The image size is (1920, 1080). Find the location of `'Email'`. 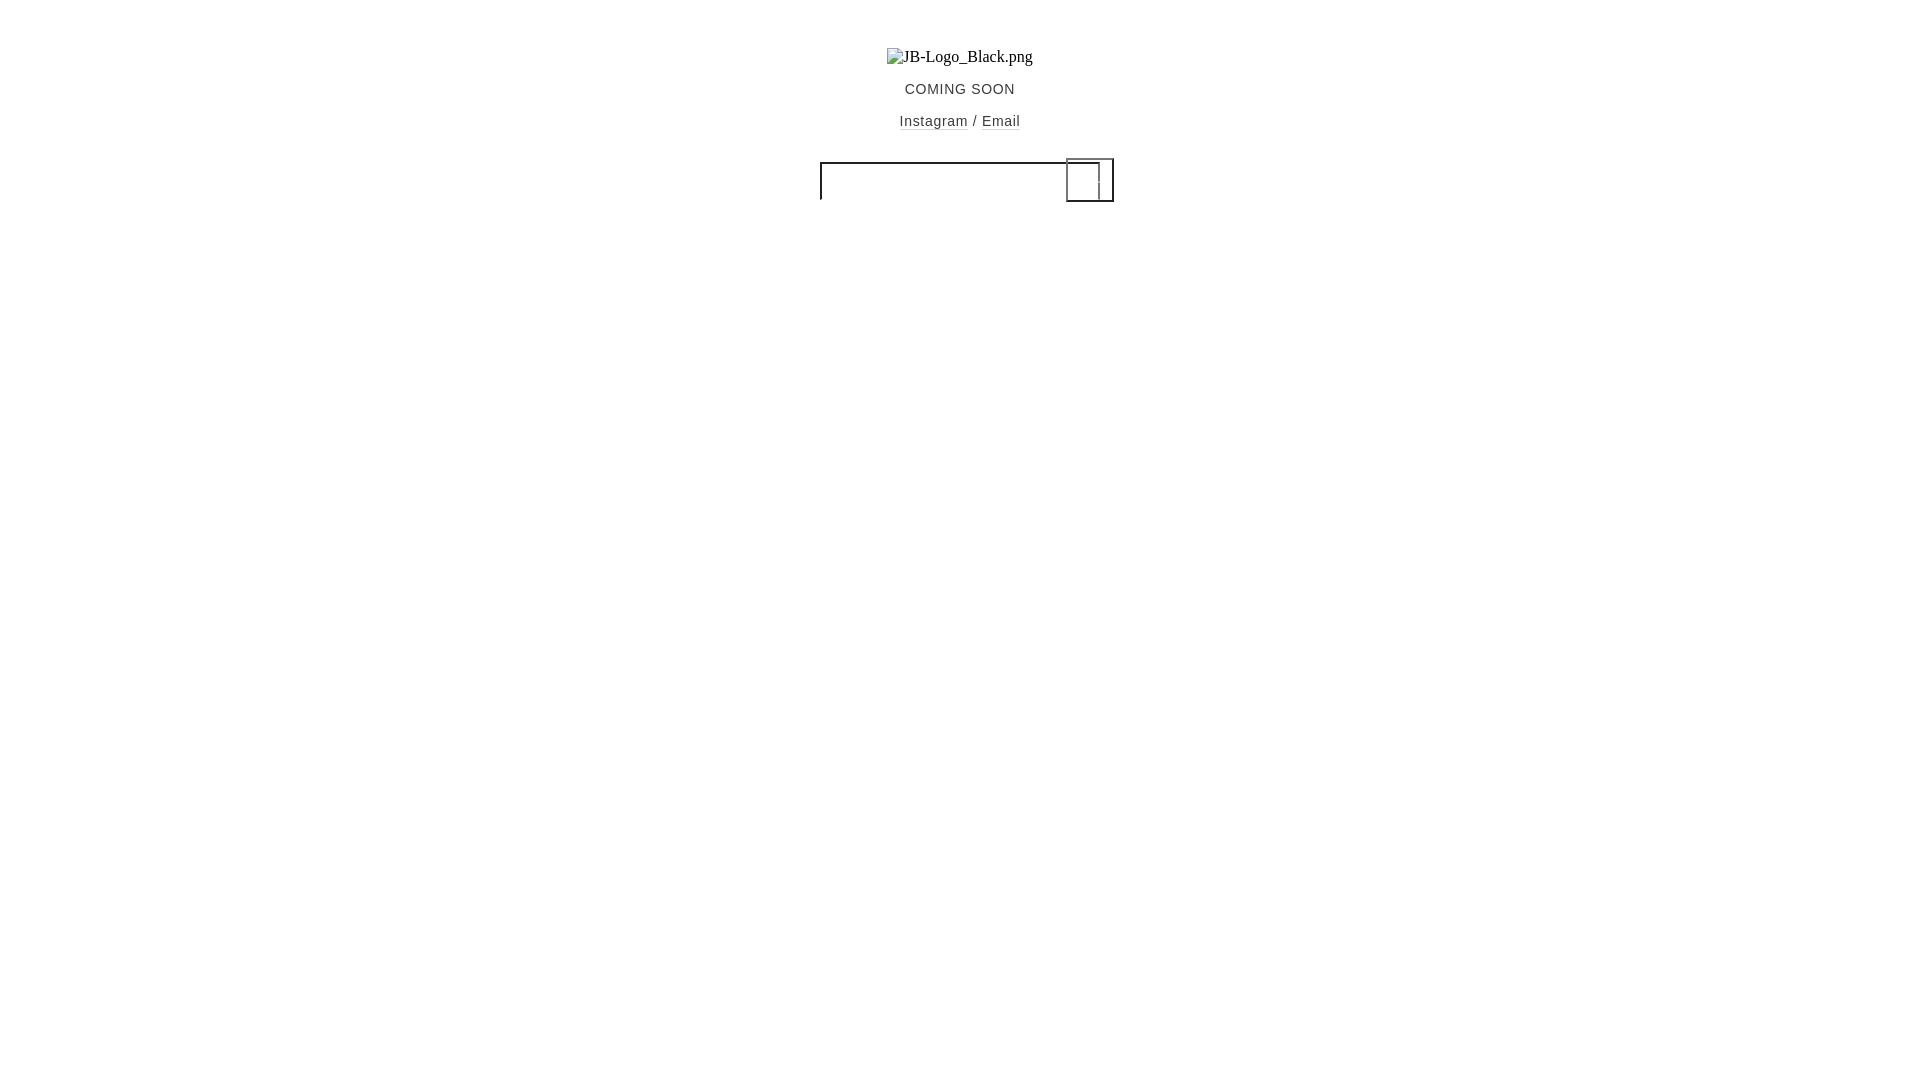

'Email' is located at coordinates (982, 121).